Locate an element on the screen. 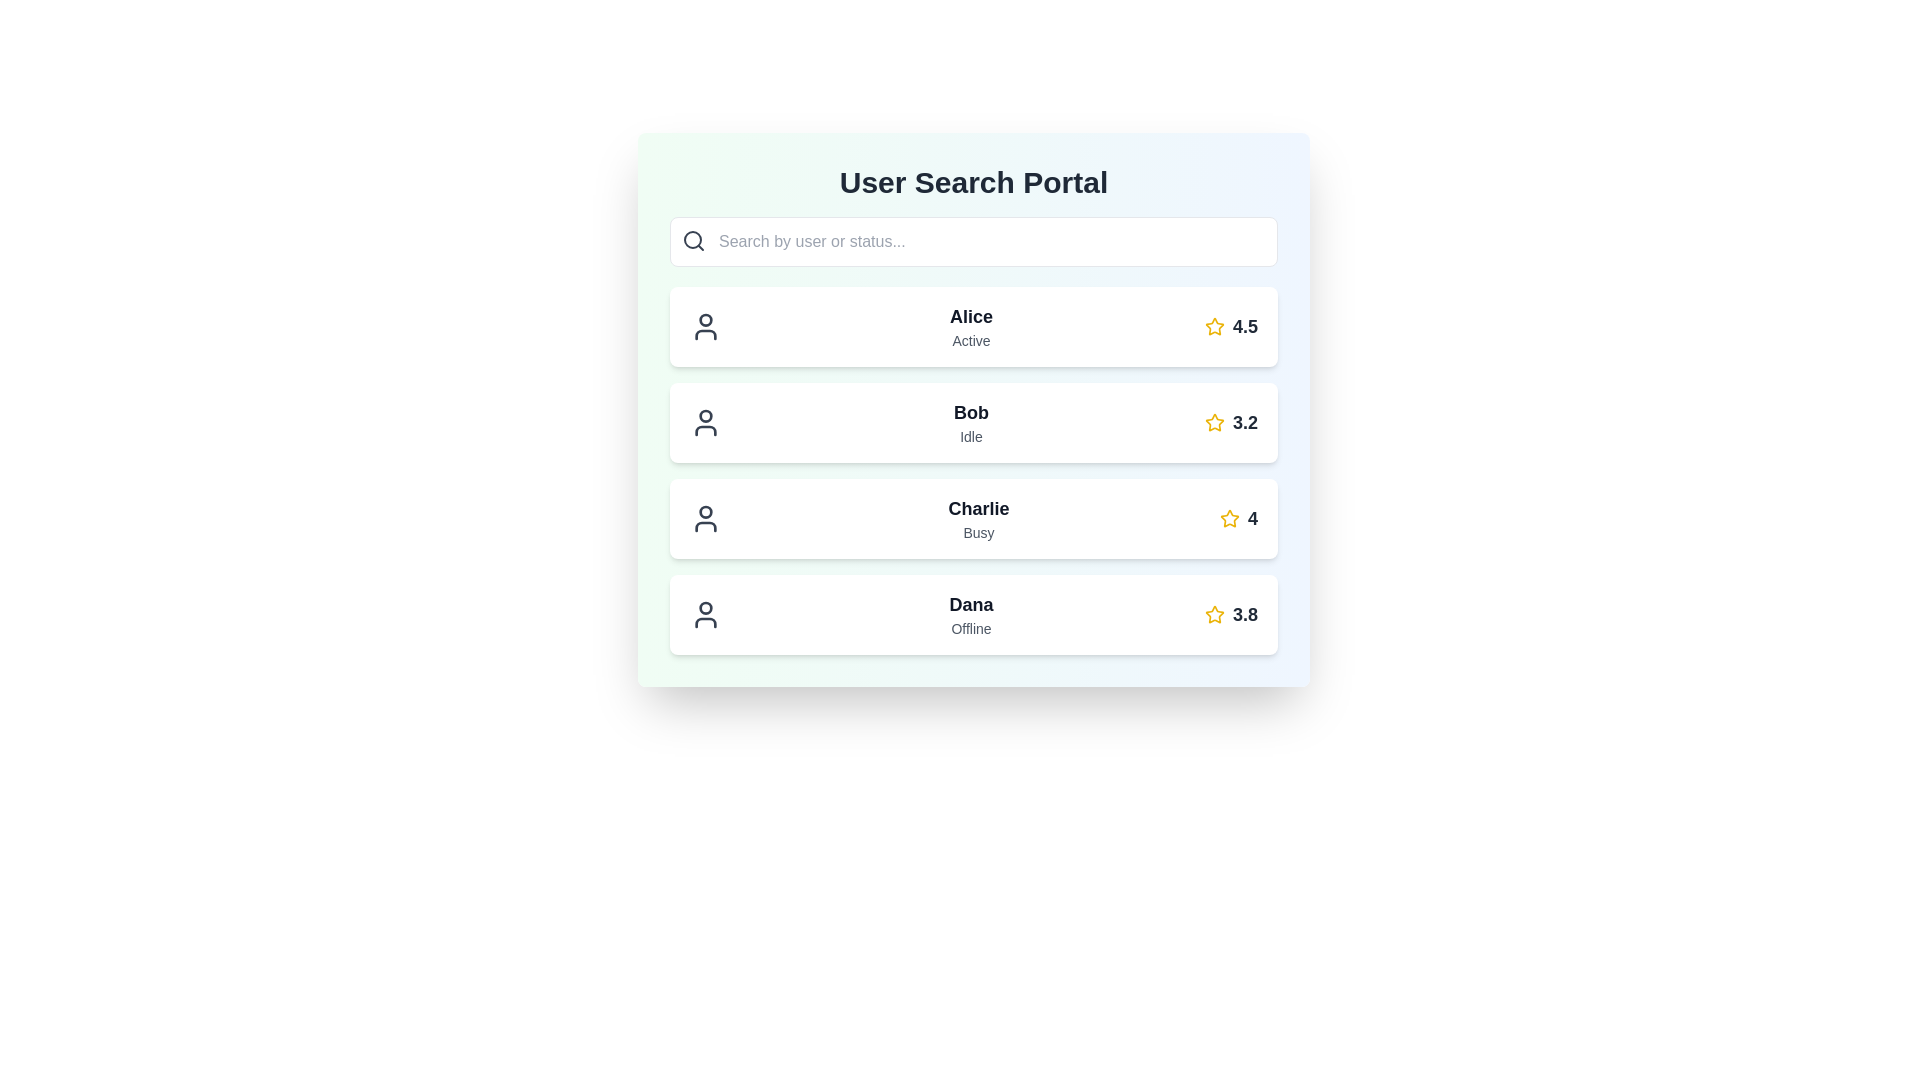  the static text label displaying 'Dana' in bold, large, black font, which is located in the fourth user information card, positioned below 'Charlie' and above 'Offline' is located at coordinates (971, 604).